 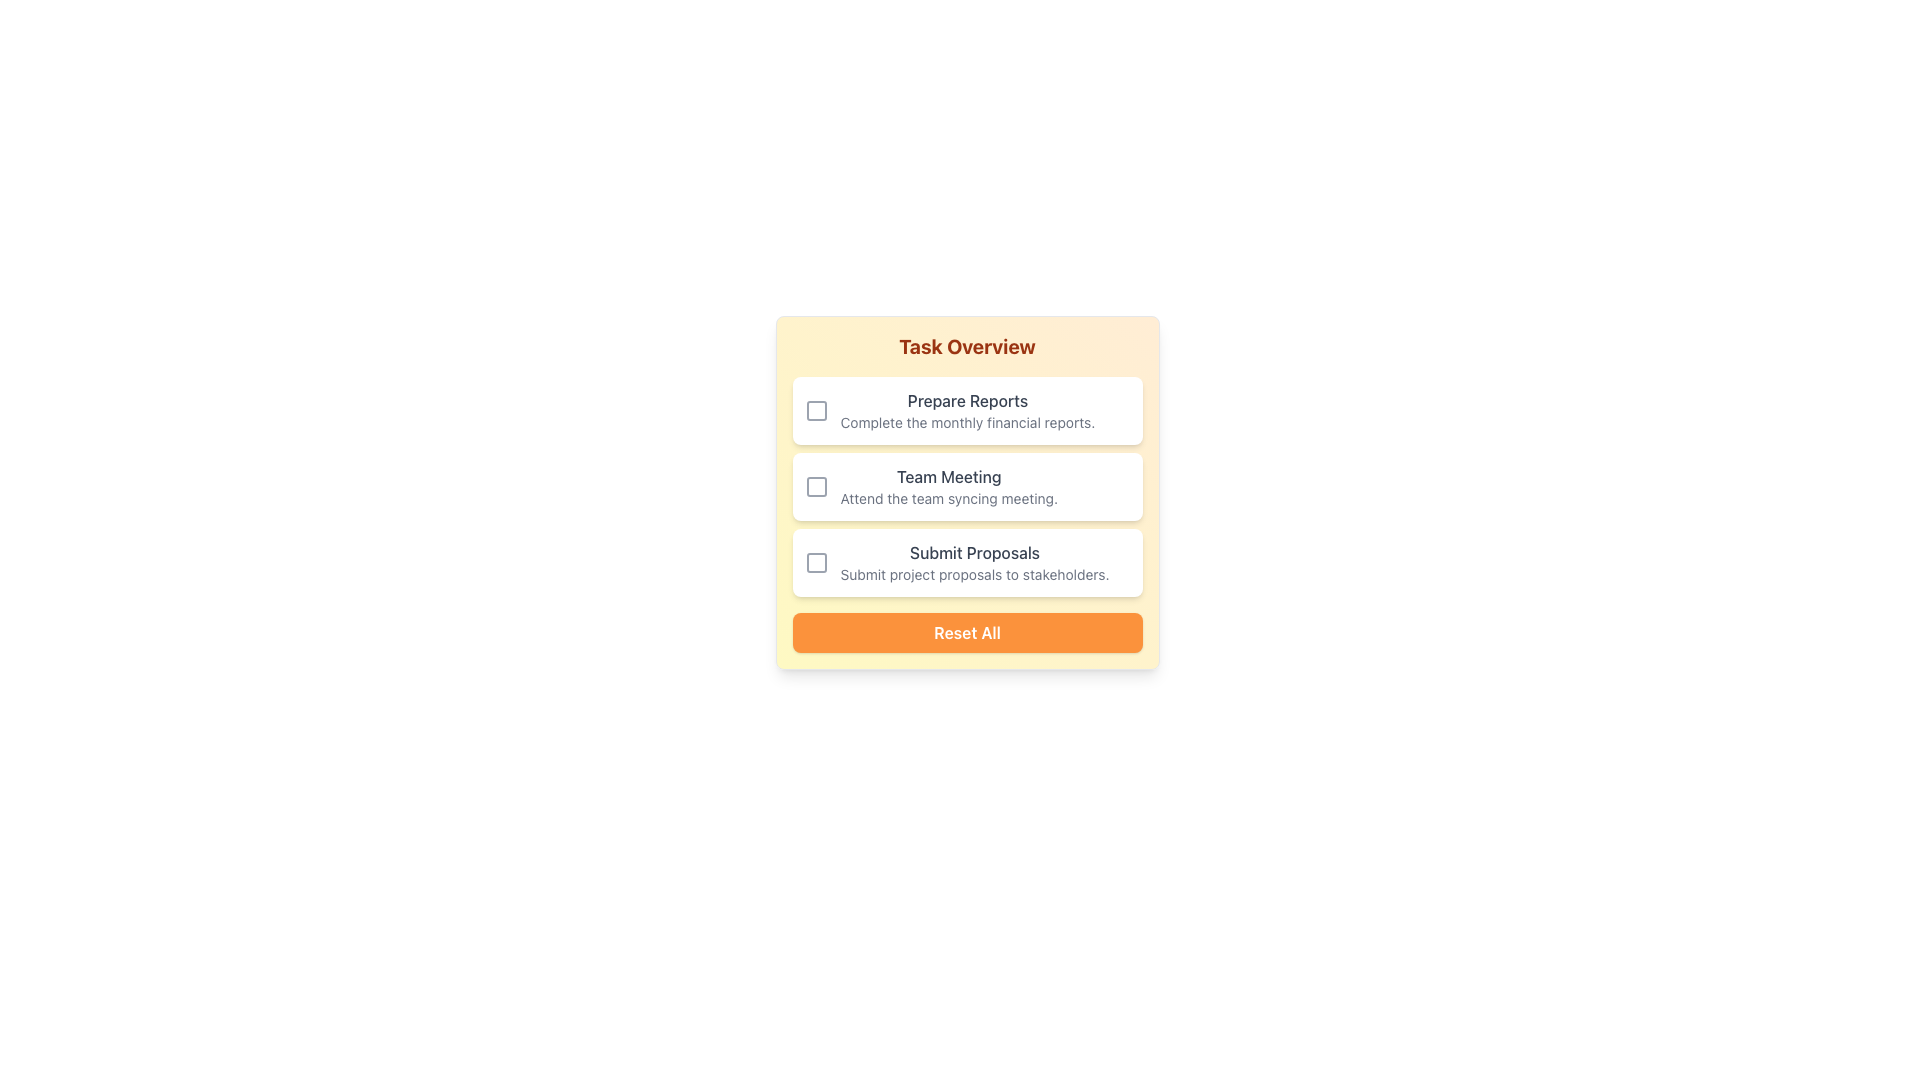 What do you see at coordinates (967, 401) in the screenshot?
I see `the text label that serves as the title of the task item, positioned at the top of the task card titled 'Task Overview.'` at bounding box center [967, 401].